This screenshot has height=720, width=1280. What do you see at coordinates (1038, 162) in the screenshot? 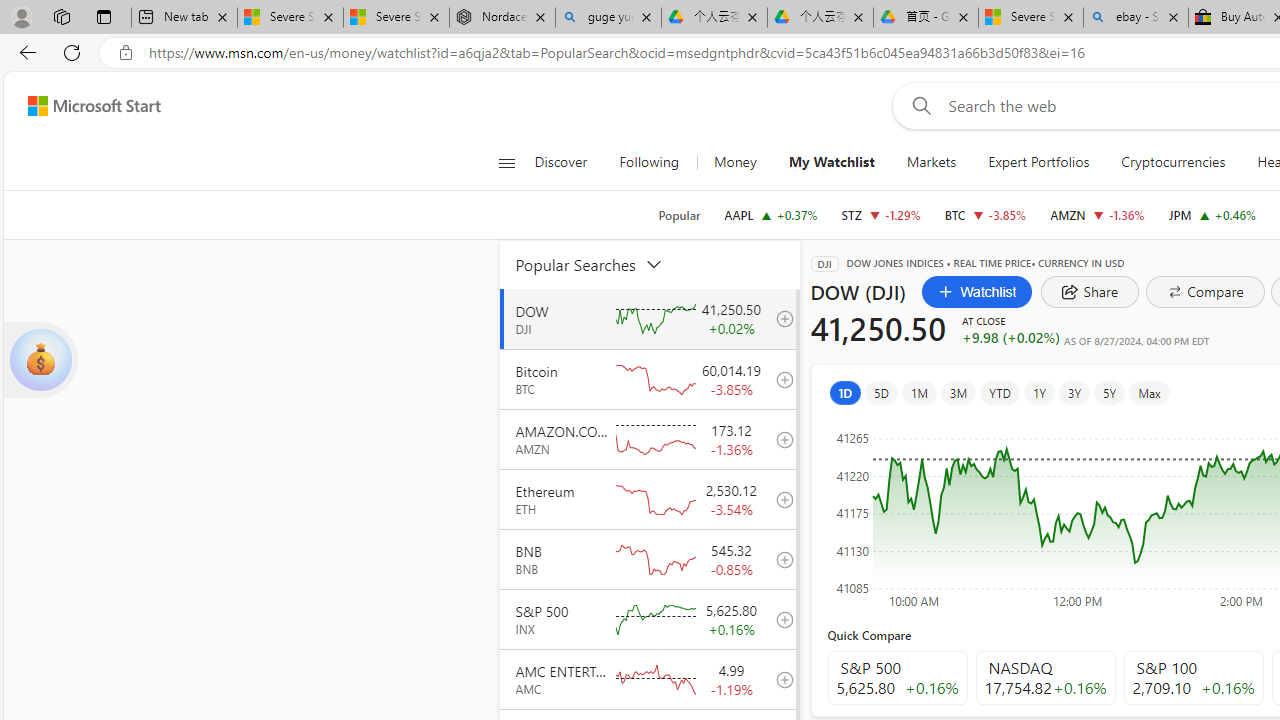
I see `'Expert Portfolios'` at bounding box center [1038, 162].